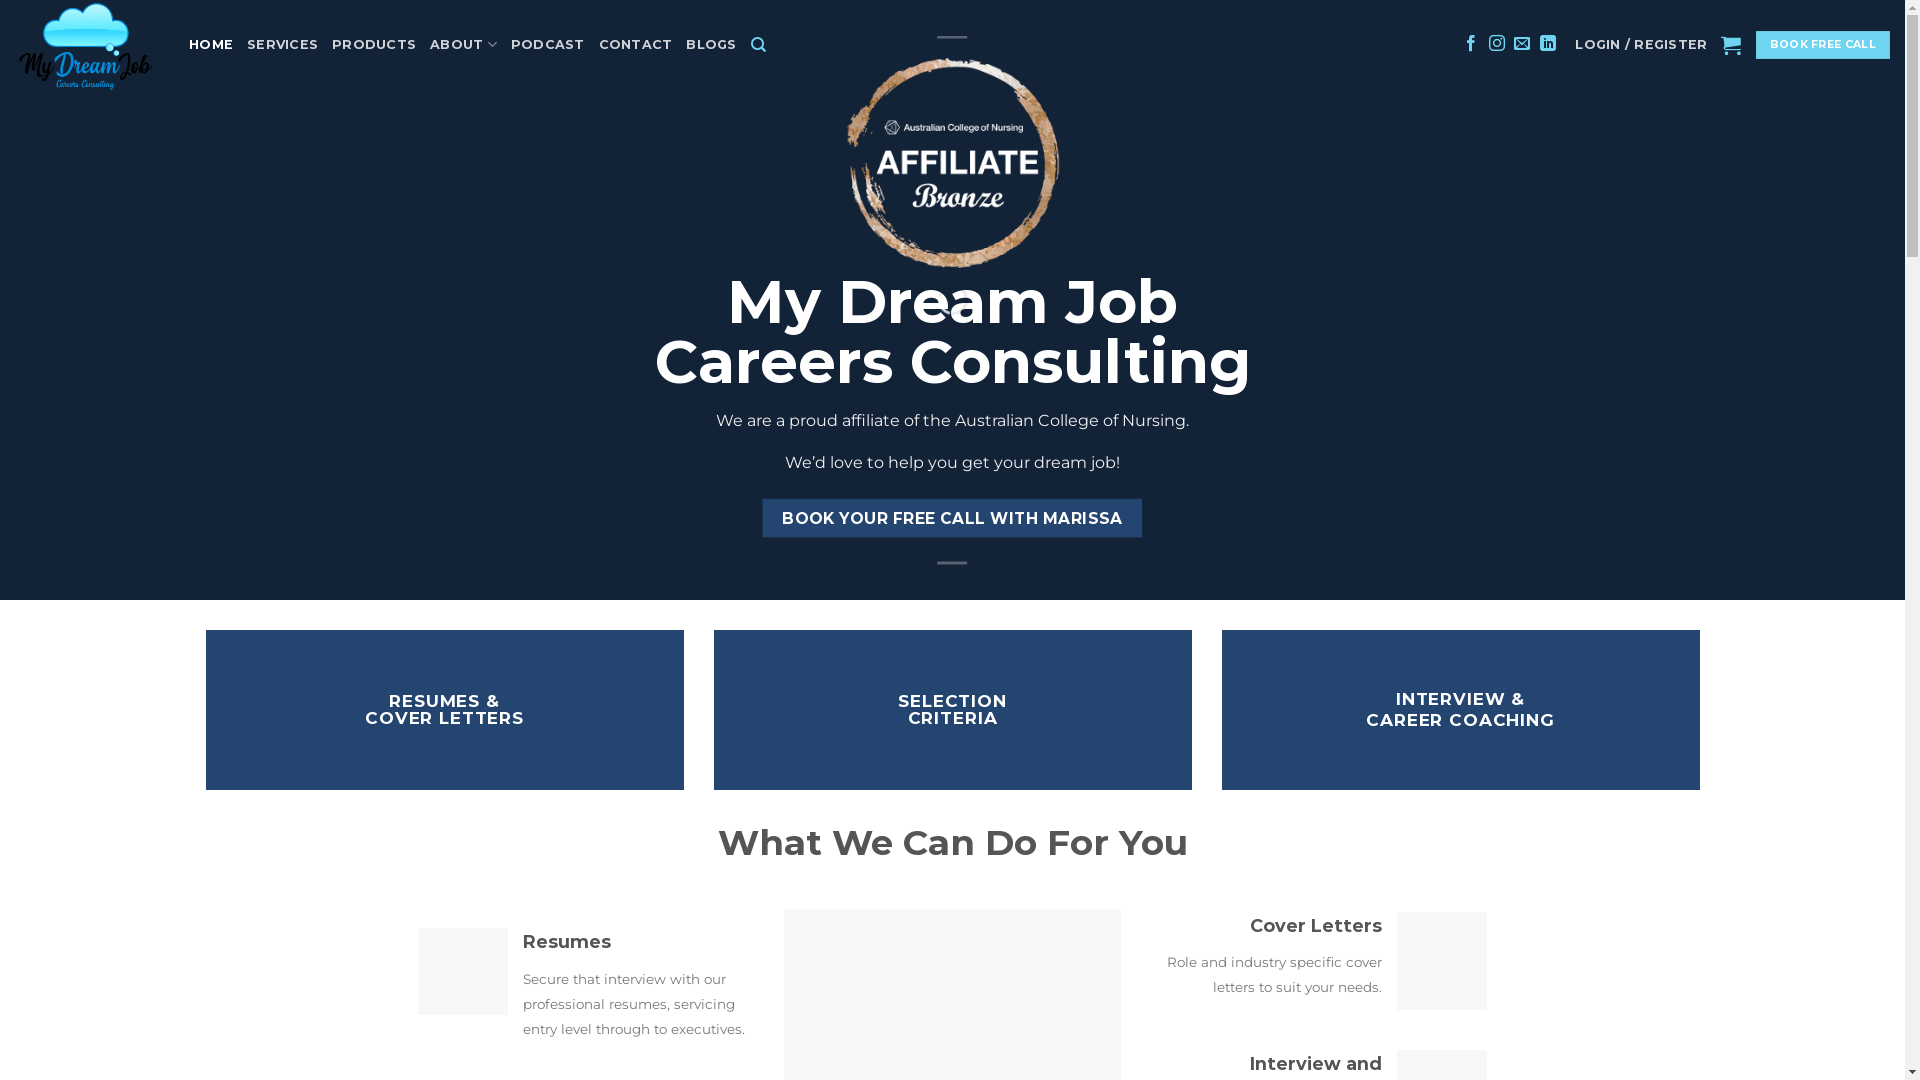  Describe the element at coordinates (364, 708) in the screenshot. I see `'RESUMES &` at that location.